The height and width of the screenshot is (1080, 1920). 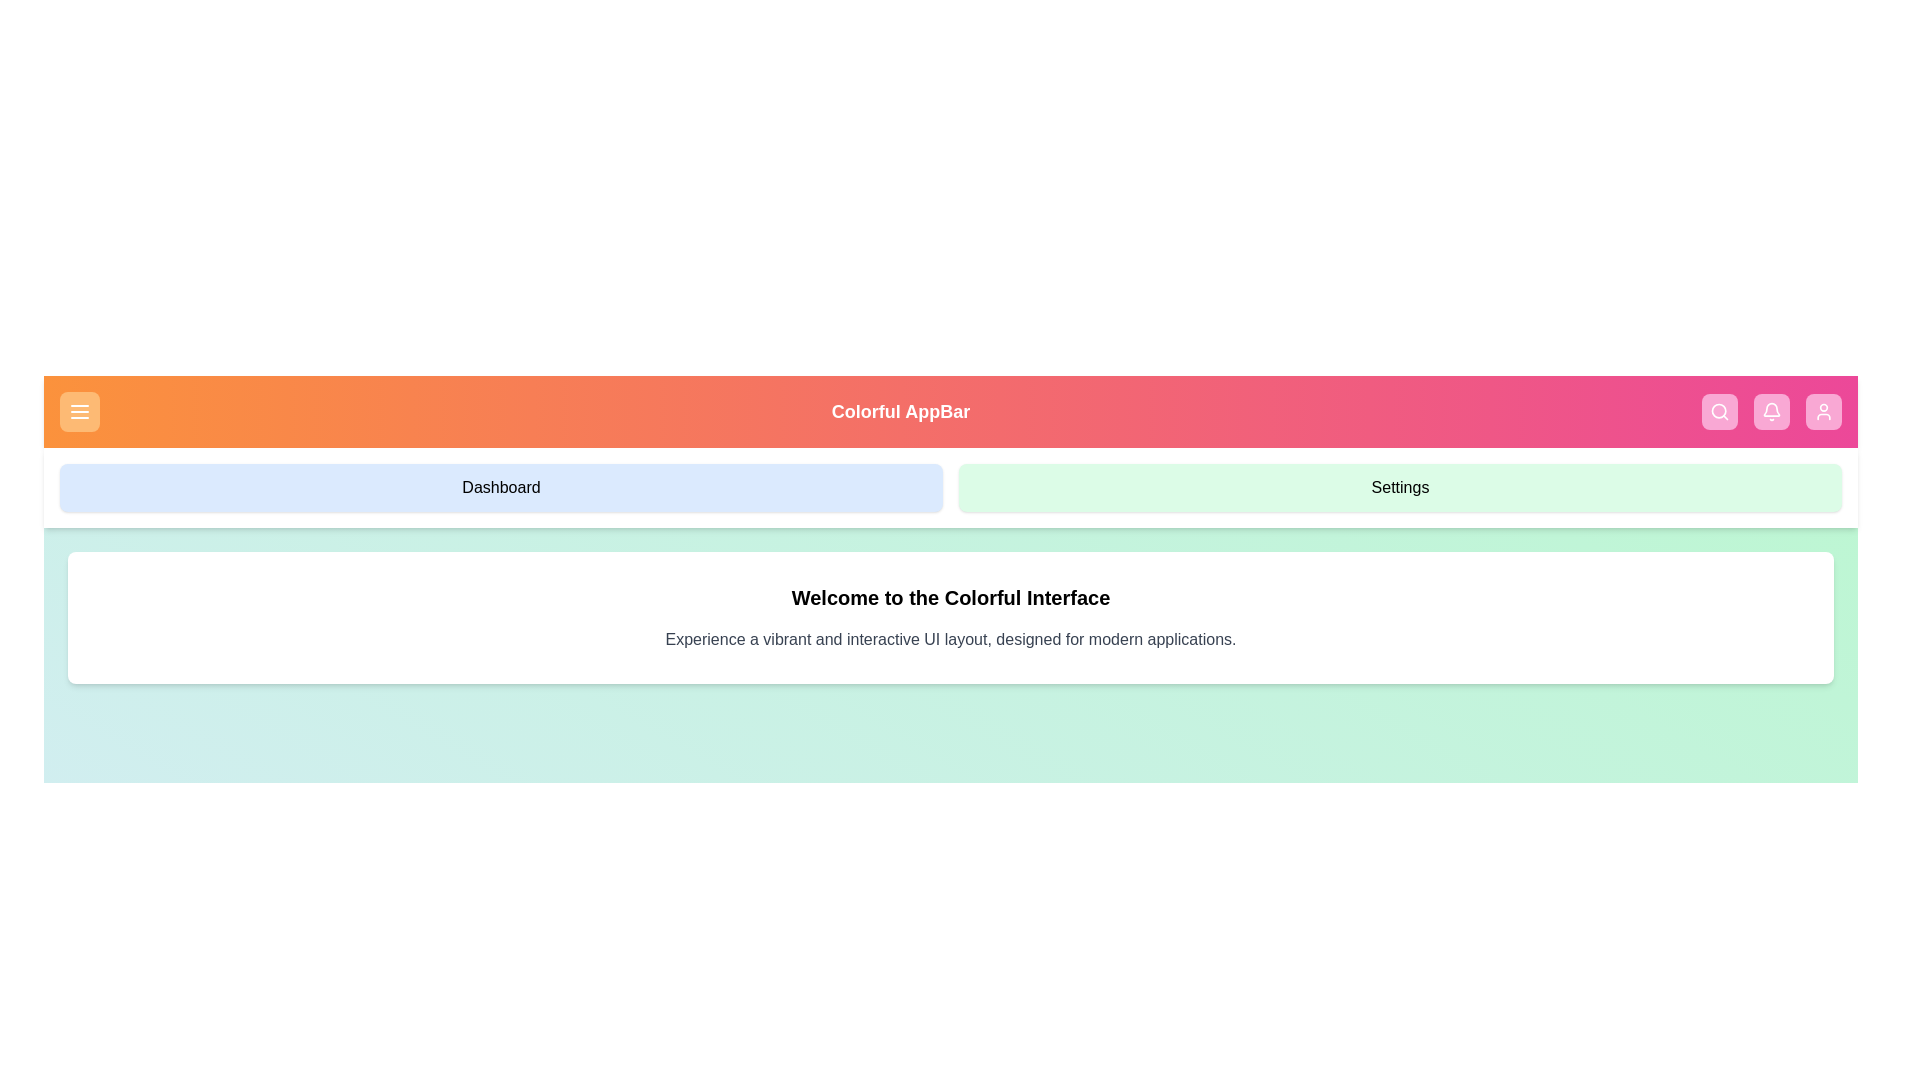 I want to click on search button in the header, so click(x=1718, y=411).